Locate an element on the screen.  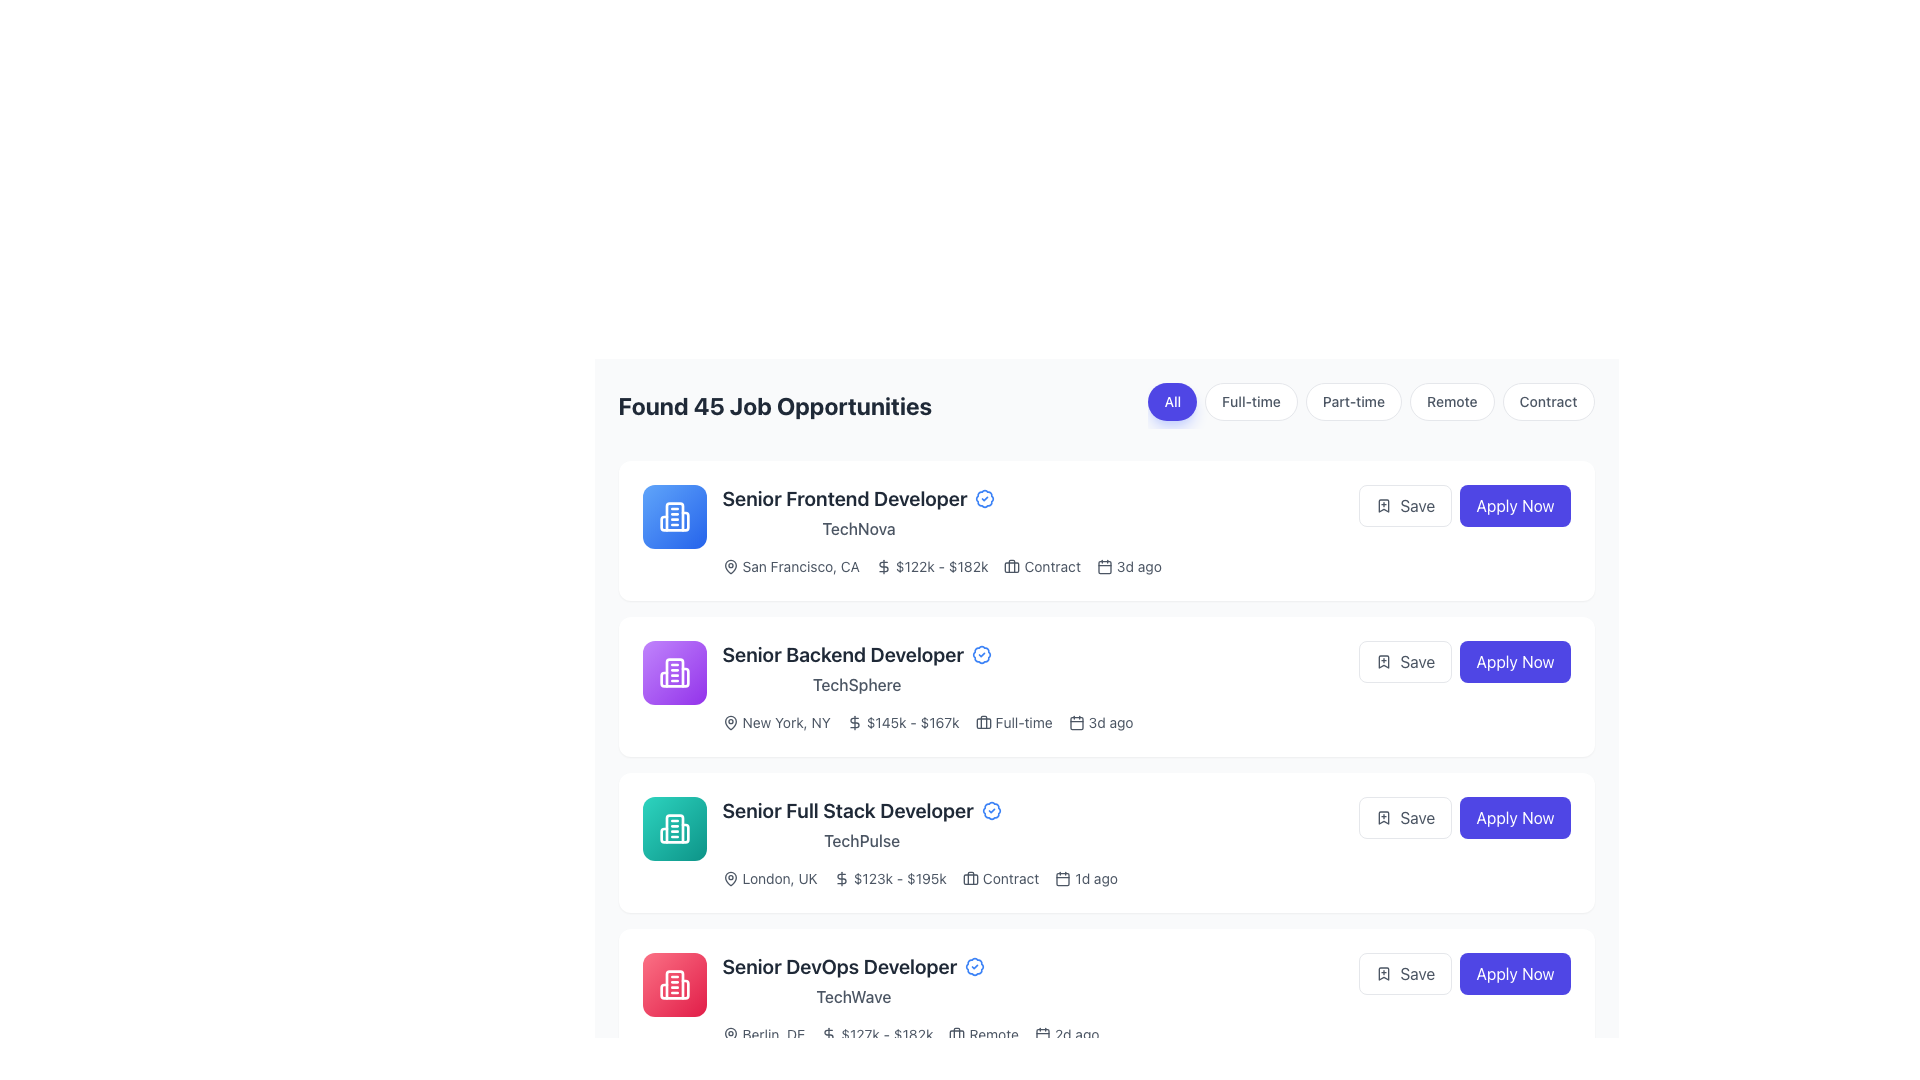
the icon or badge component located on the right side of the 'Senior Frontend Developer' row, adjacent to the title text is located at coordinates (985, 497).